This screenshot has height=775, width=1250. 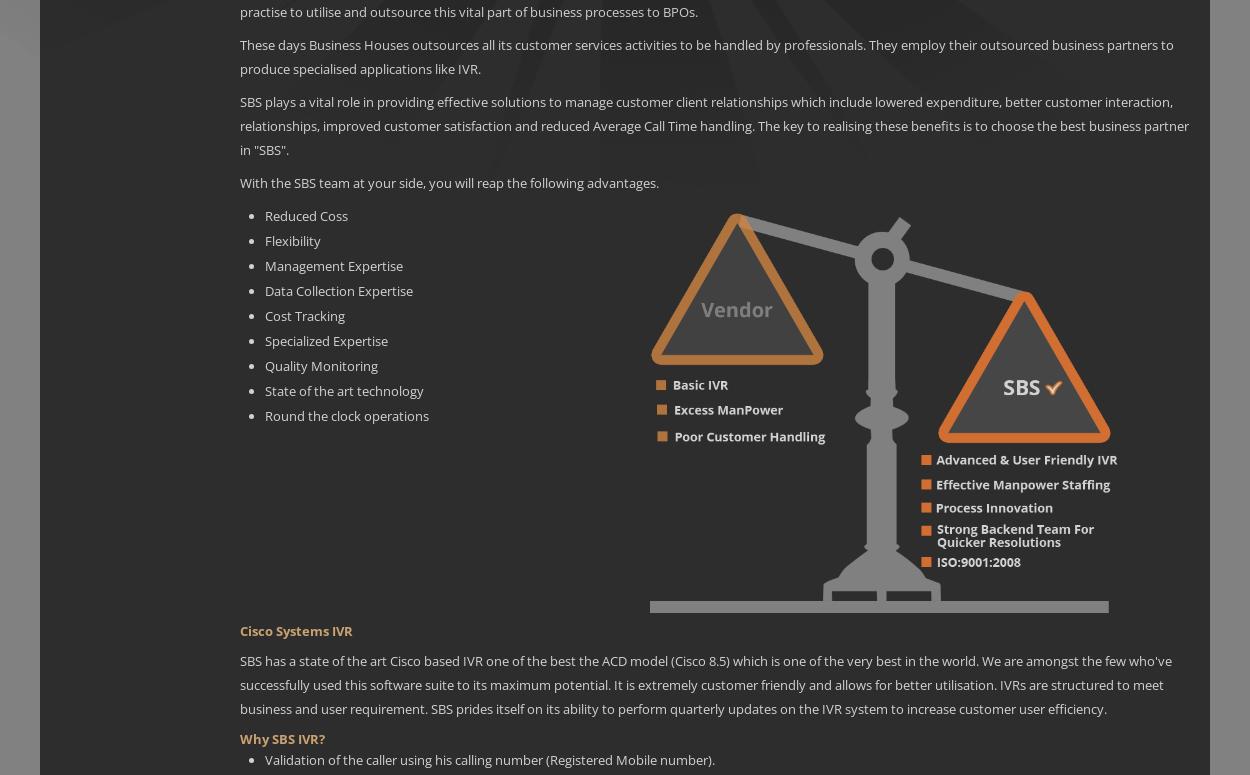 I want to click on 'State of the art technology', so click(x=265, y=389).